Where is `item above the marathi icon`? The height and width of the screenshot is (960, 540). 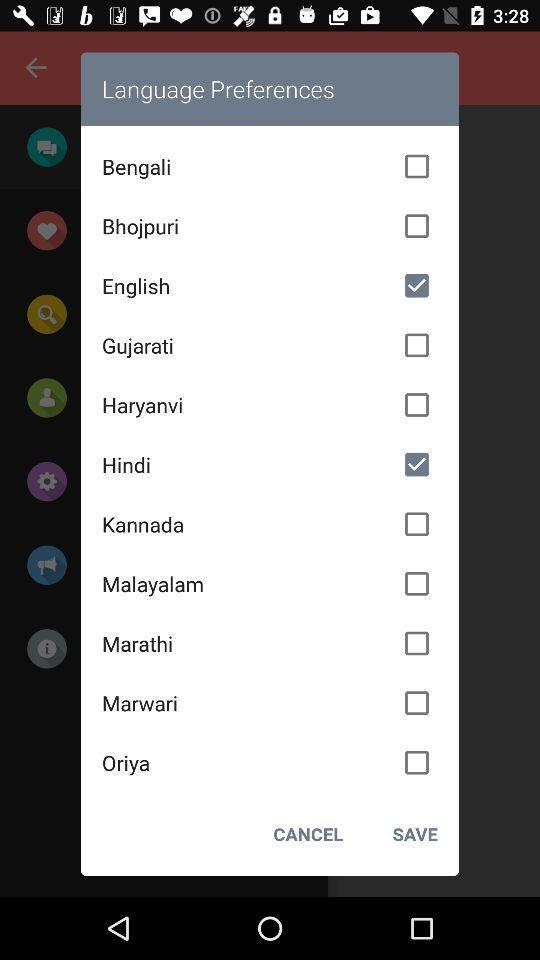 item above the marathi icon is located at coordinates (270, 583).